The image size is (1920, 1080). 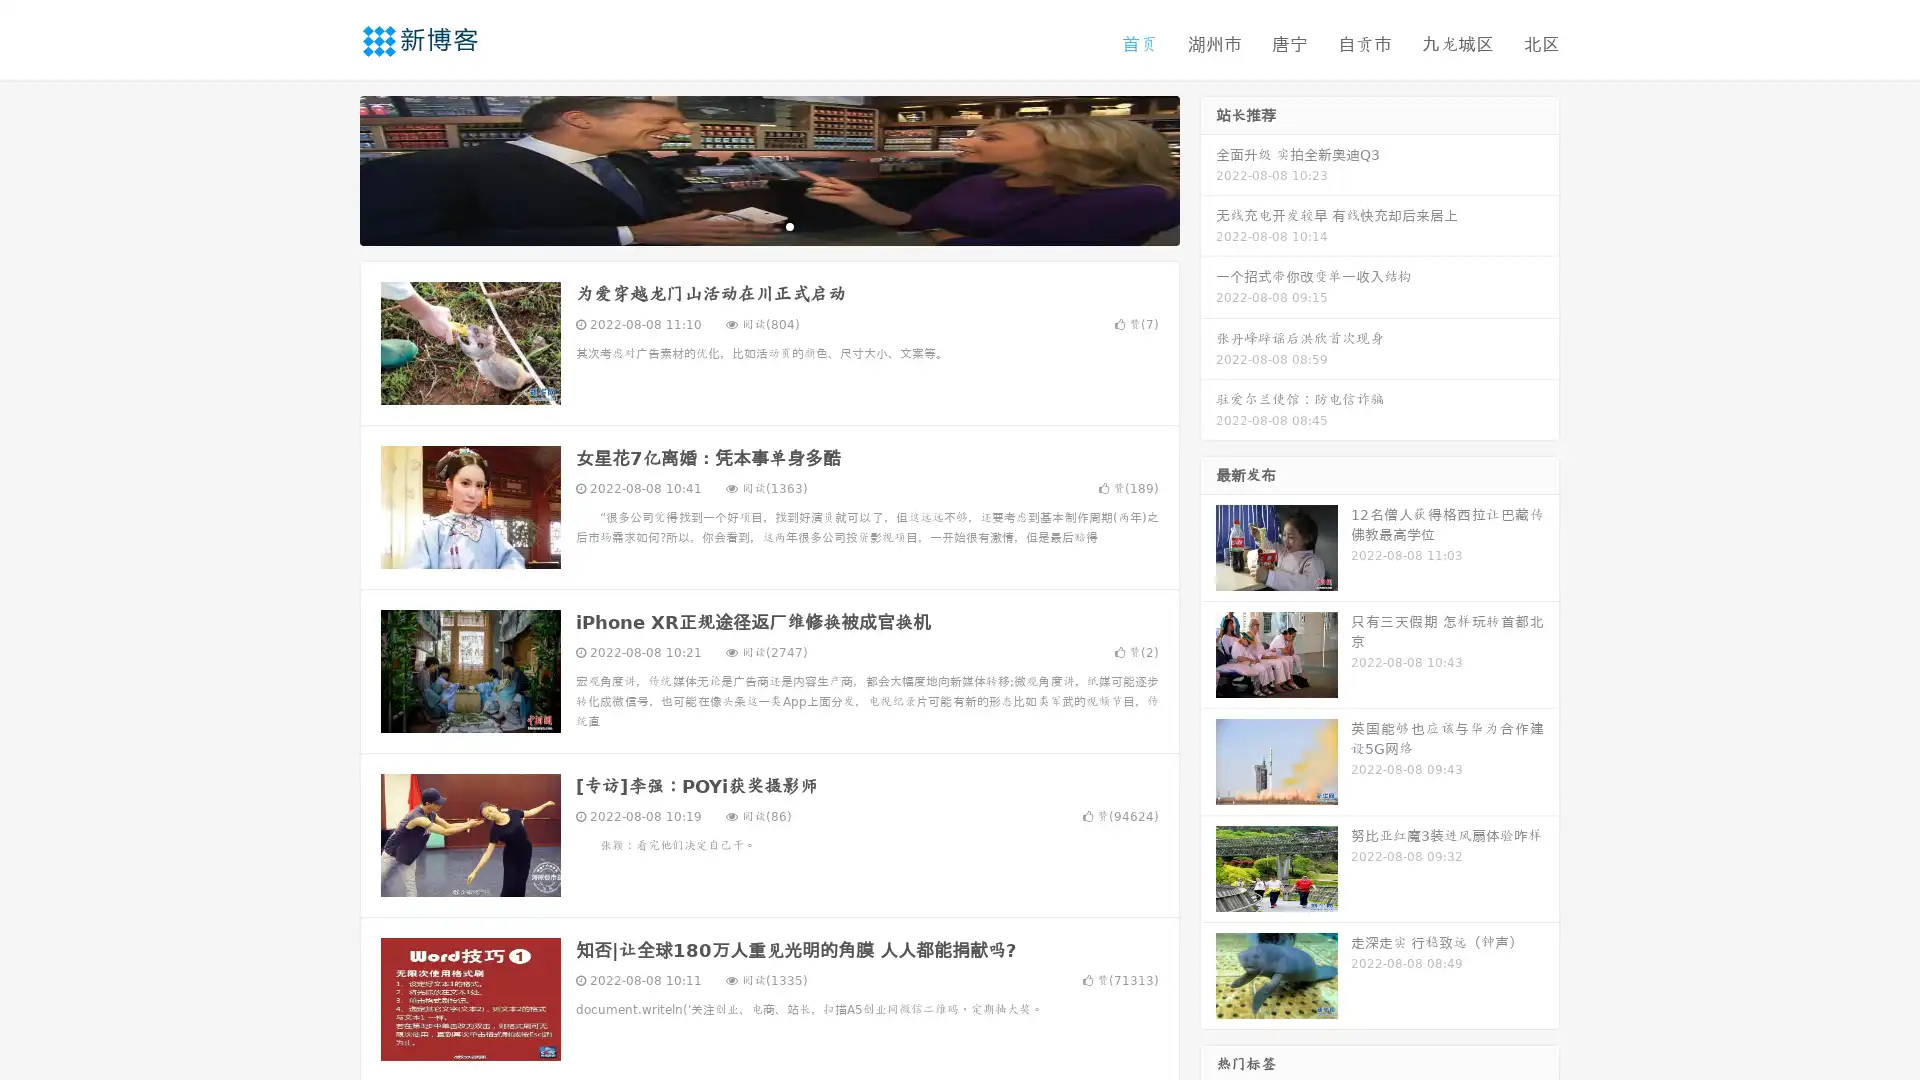 I want to click on Next slide, so click(x=1208, y=168).